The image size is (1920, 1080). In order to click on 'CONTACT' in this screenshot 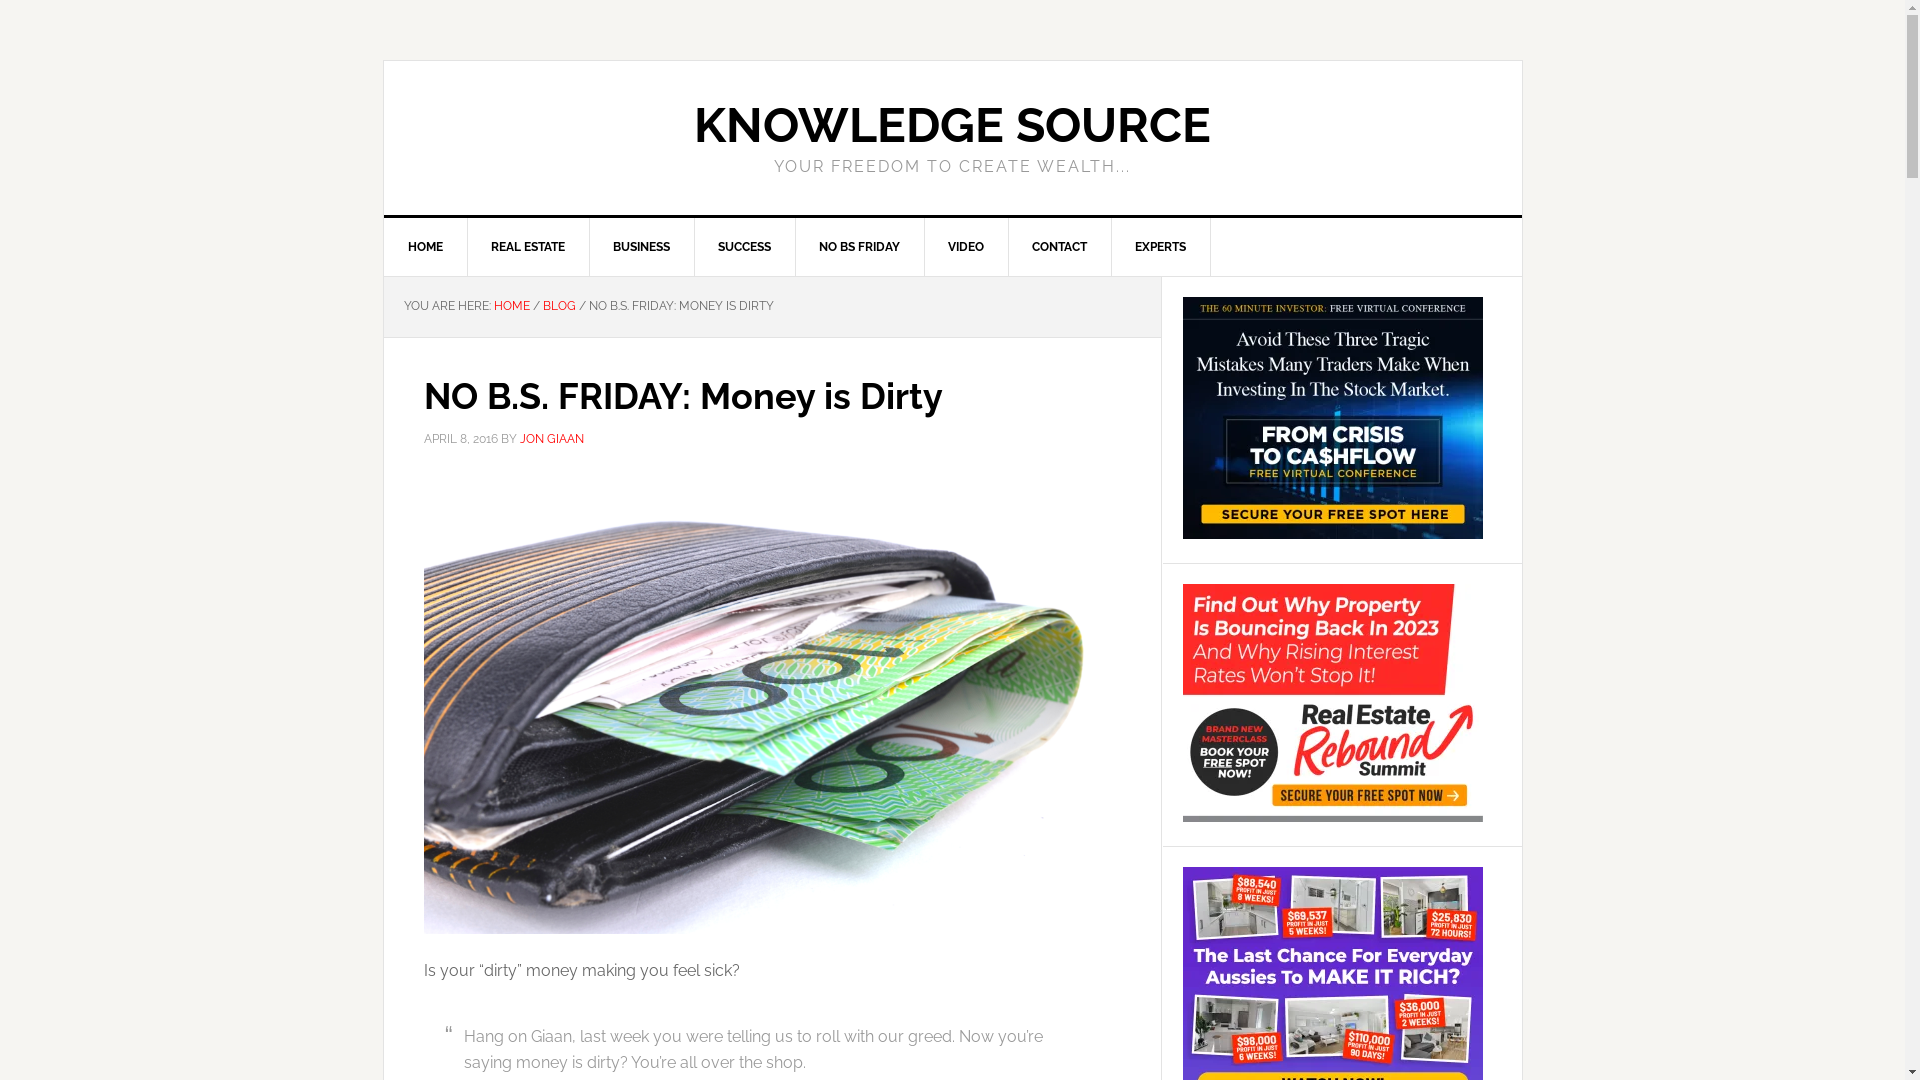, I will do `click(1059, 245)`.